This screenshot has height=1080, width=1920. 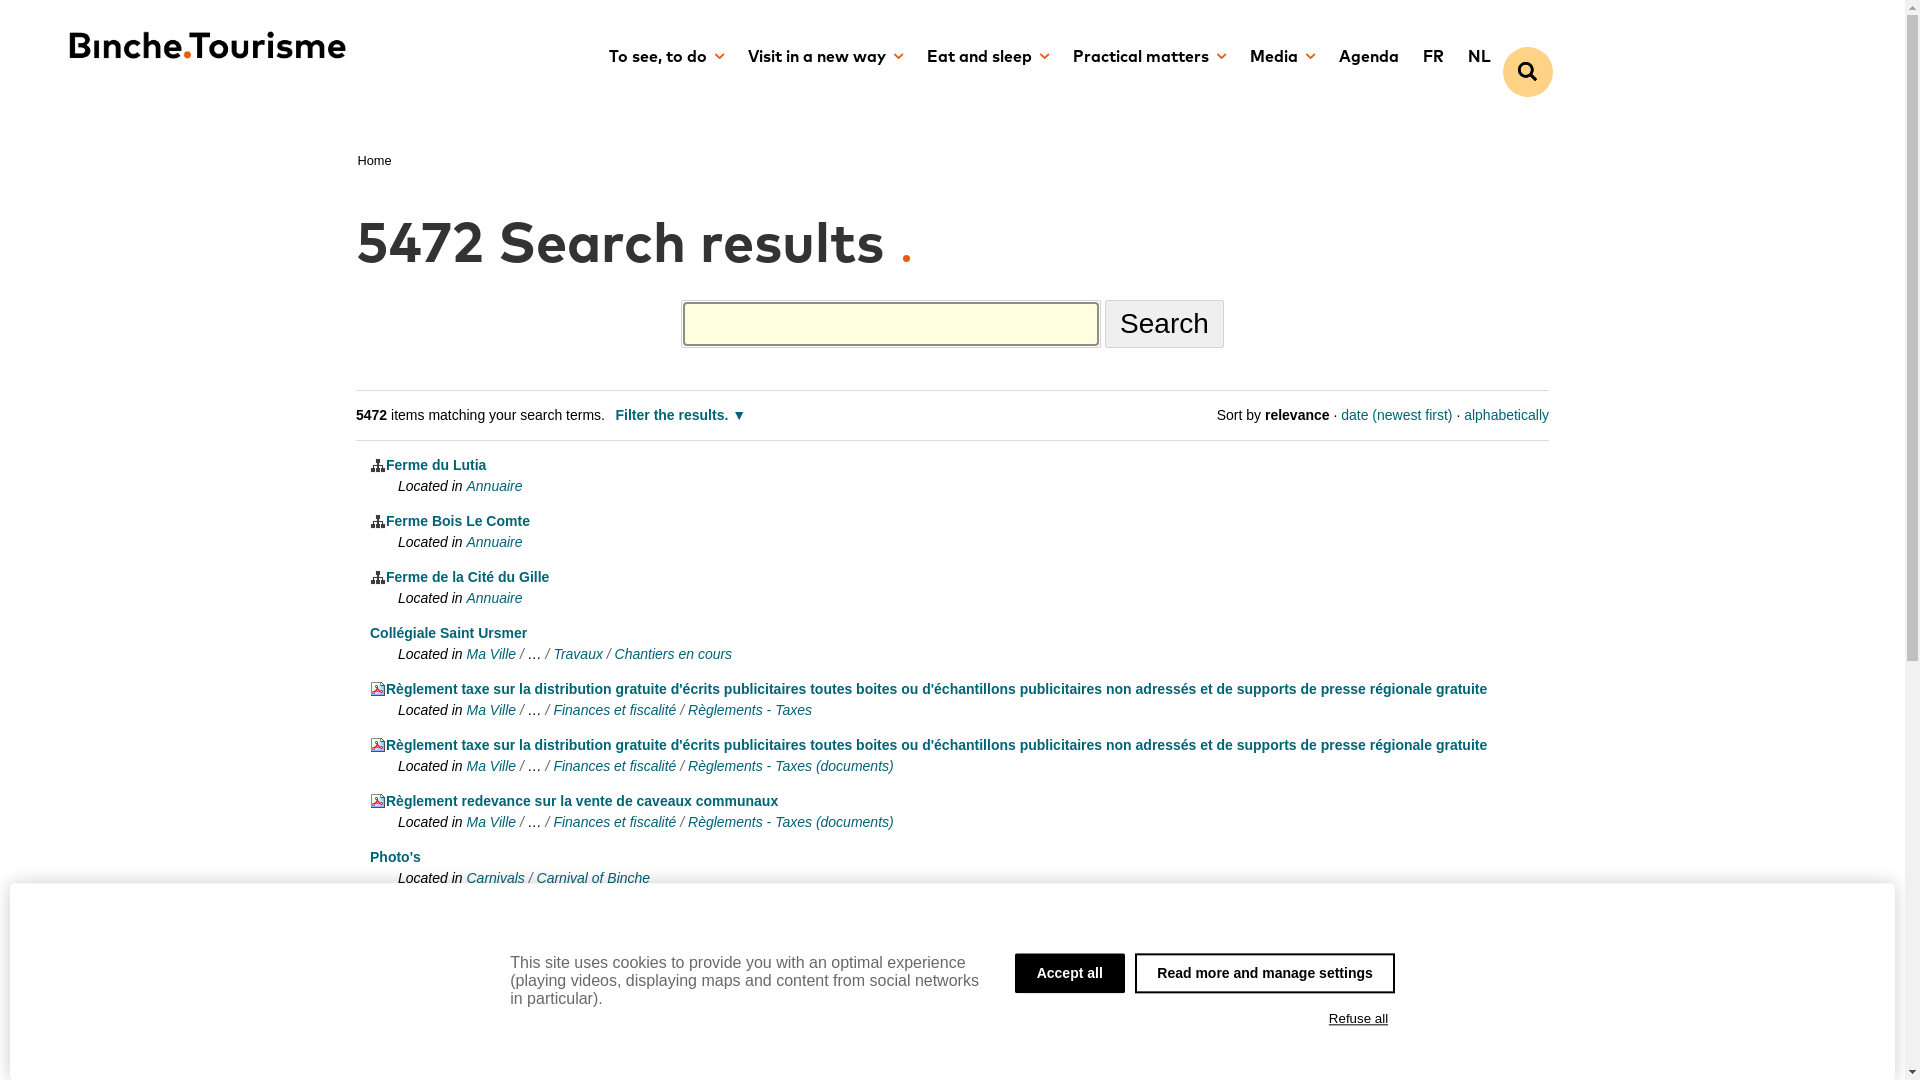 What do you see at coordinates (1506, 414) in the screenshot?
I see `'alphabetically'` at bounding box center [1506, 414].